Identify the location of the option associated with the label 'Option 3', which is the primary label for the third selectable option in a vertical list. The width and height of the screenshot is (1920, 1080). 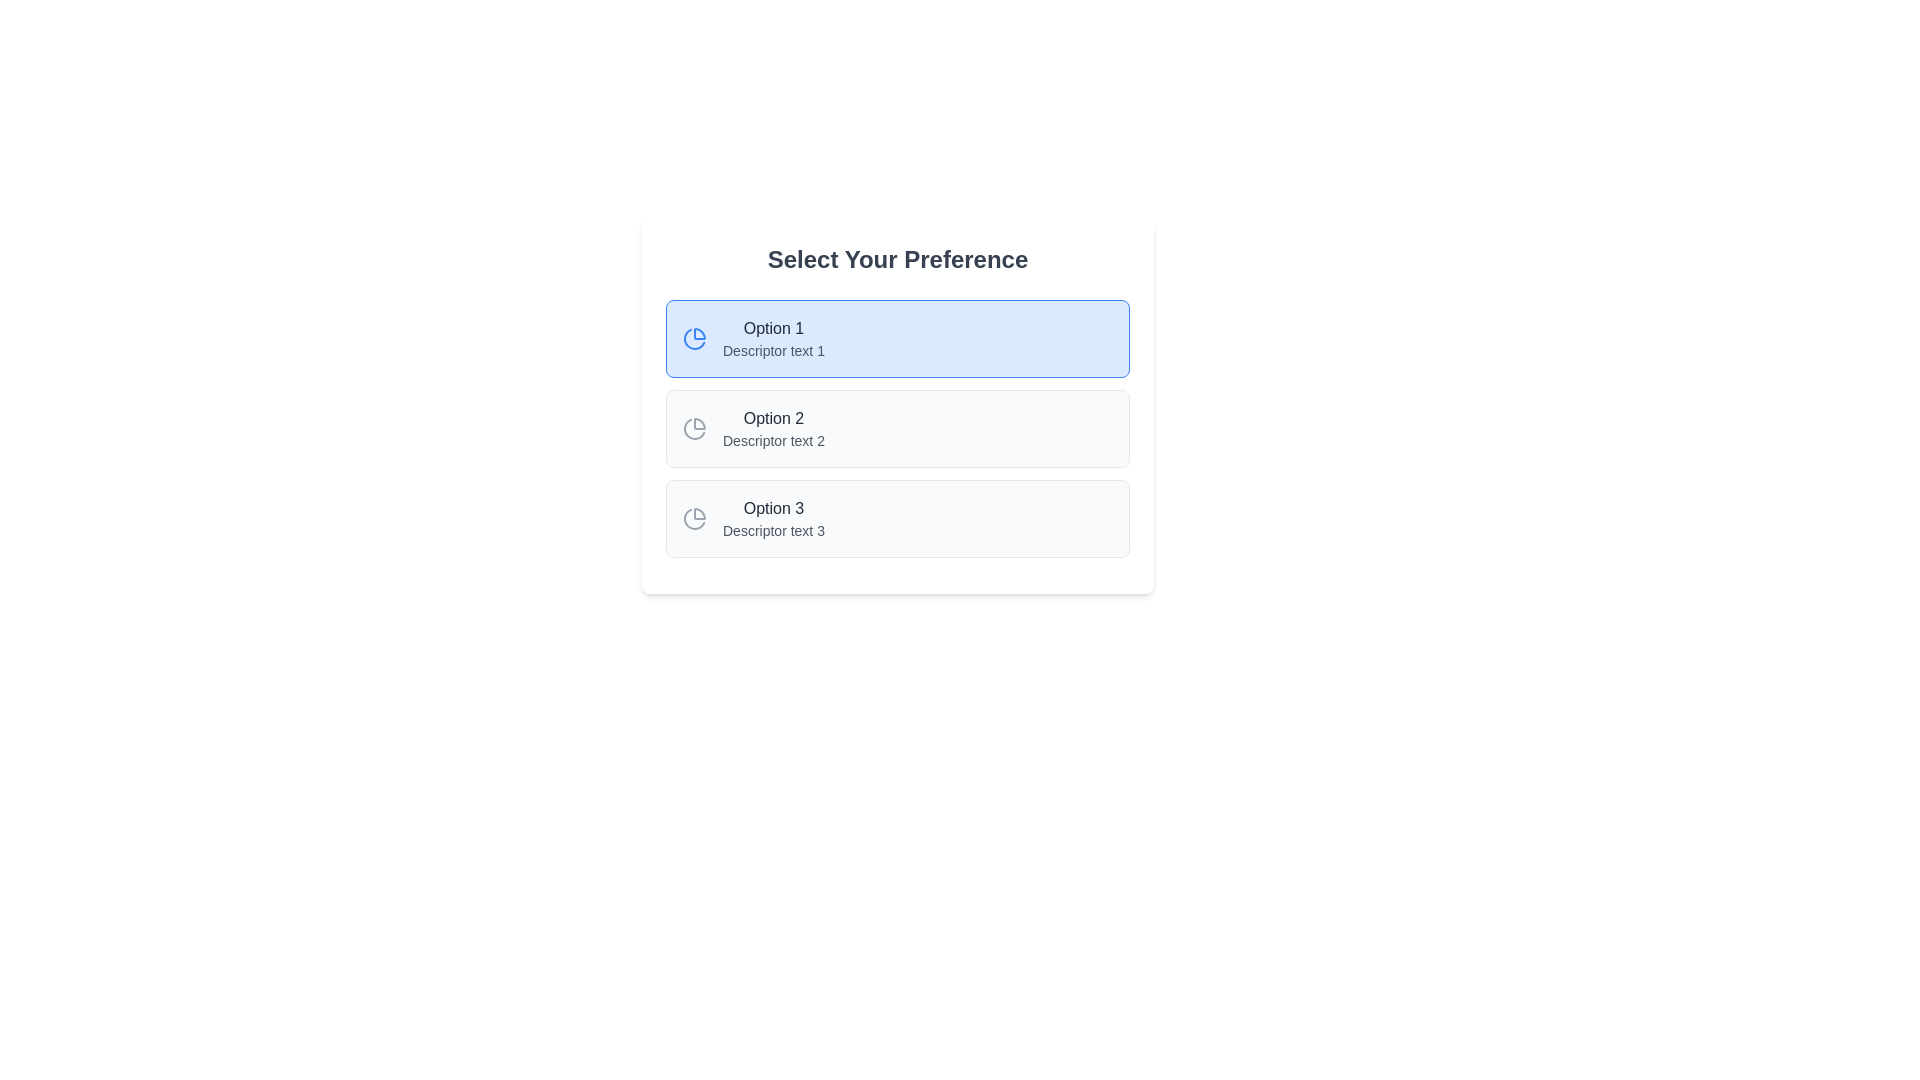
(772, 508).